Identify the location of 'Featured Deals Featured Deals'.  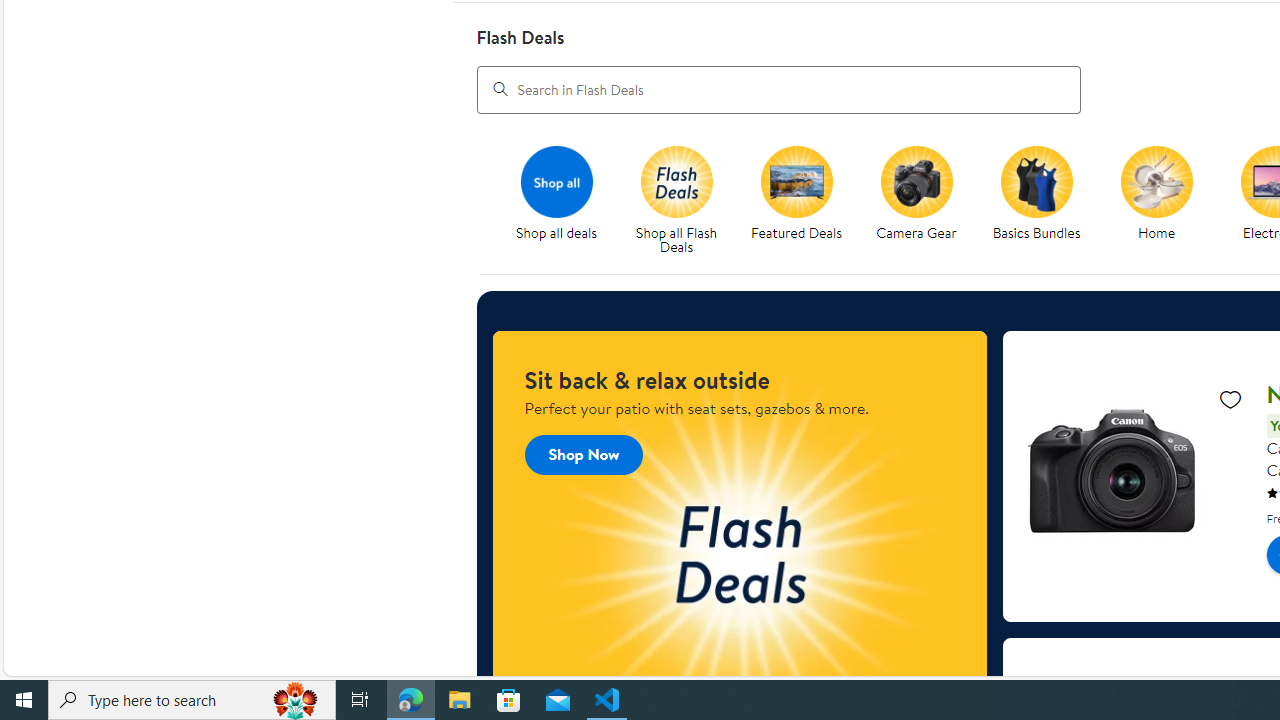
(795, 194).